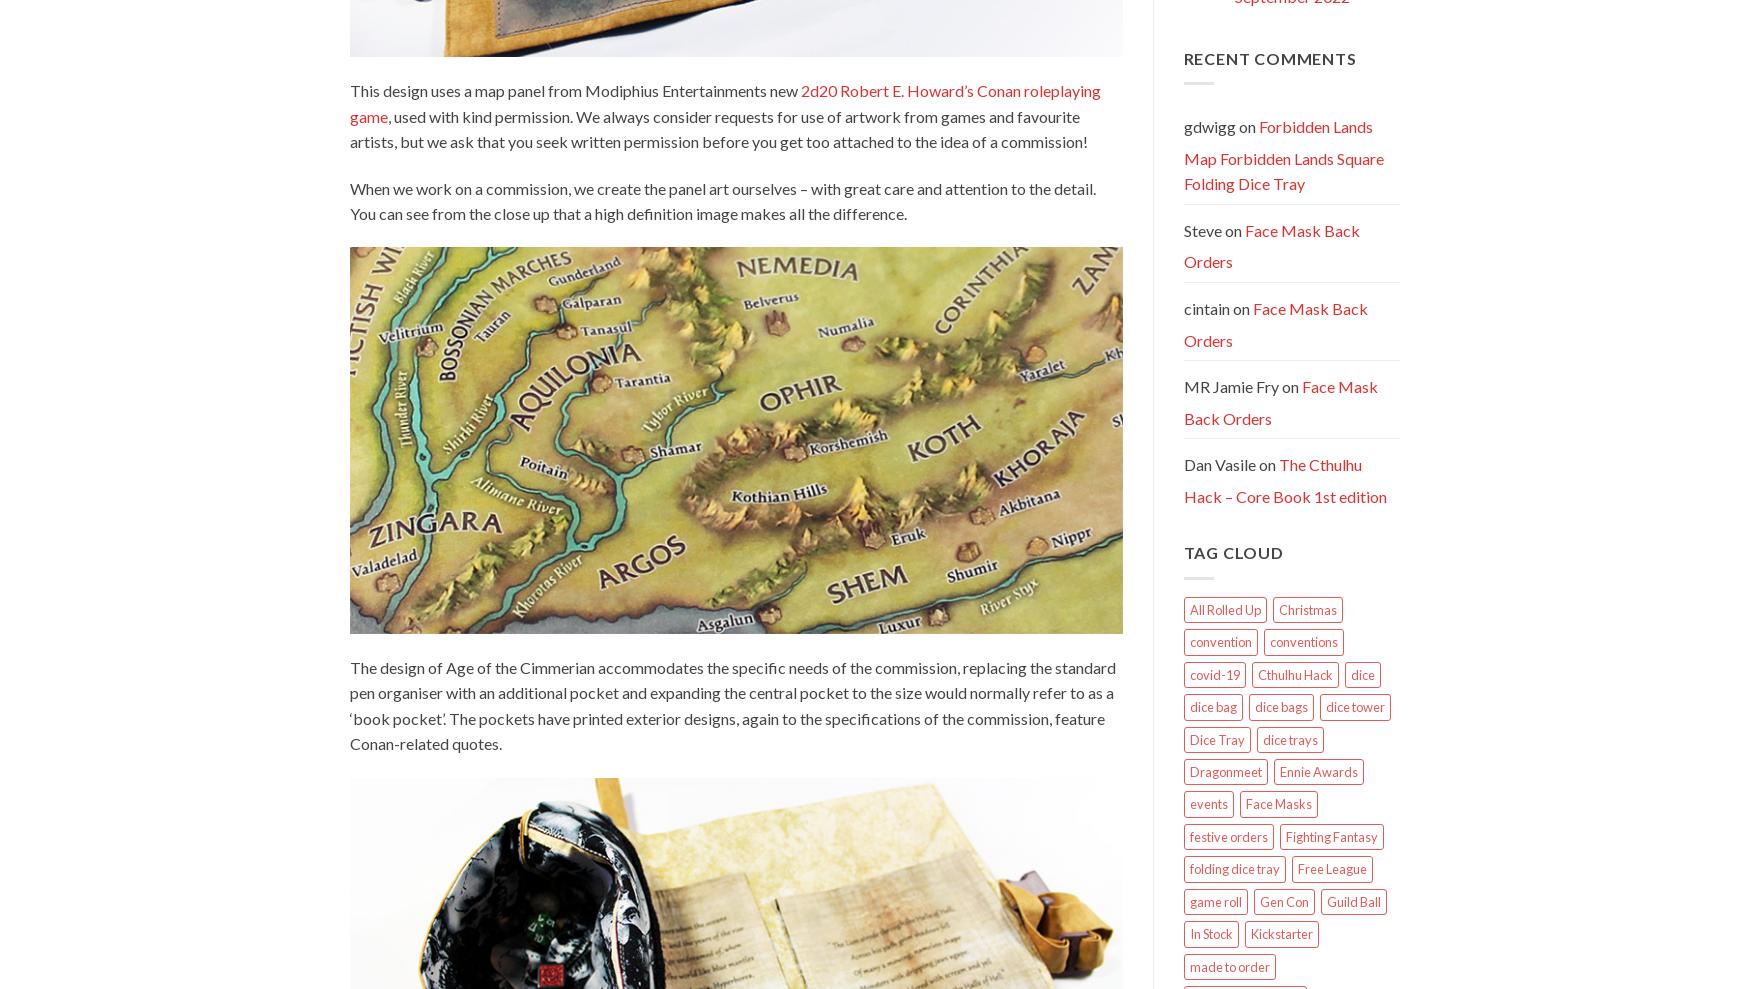  What do you see at coordinates (1302, 641) in the screenshot?
I see `'conventions'` at bounding box center [1302, 641].